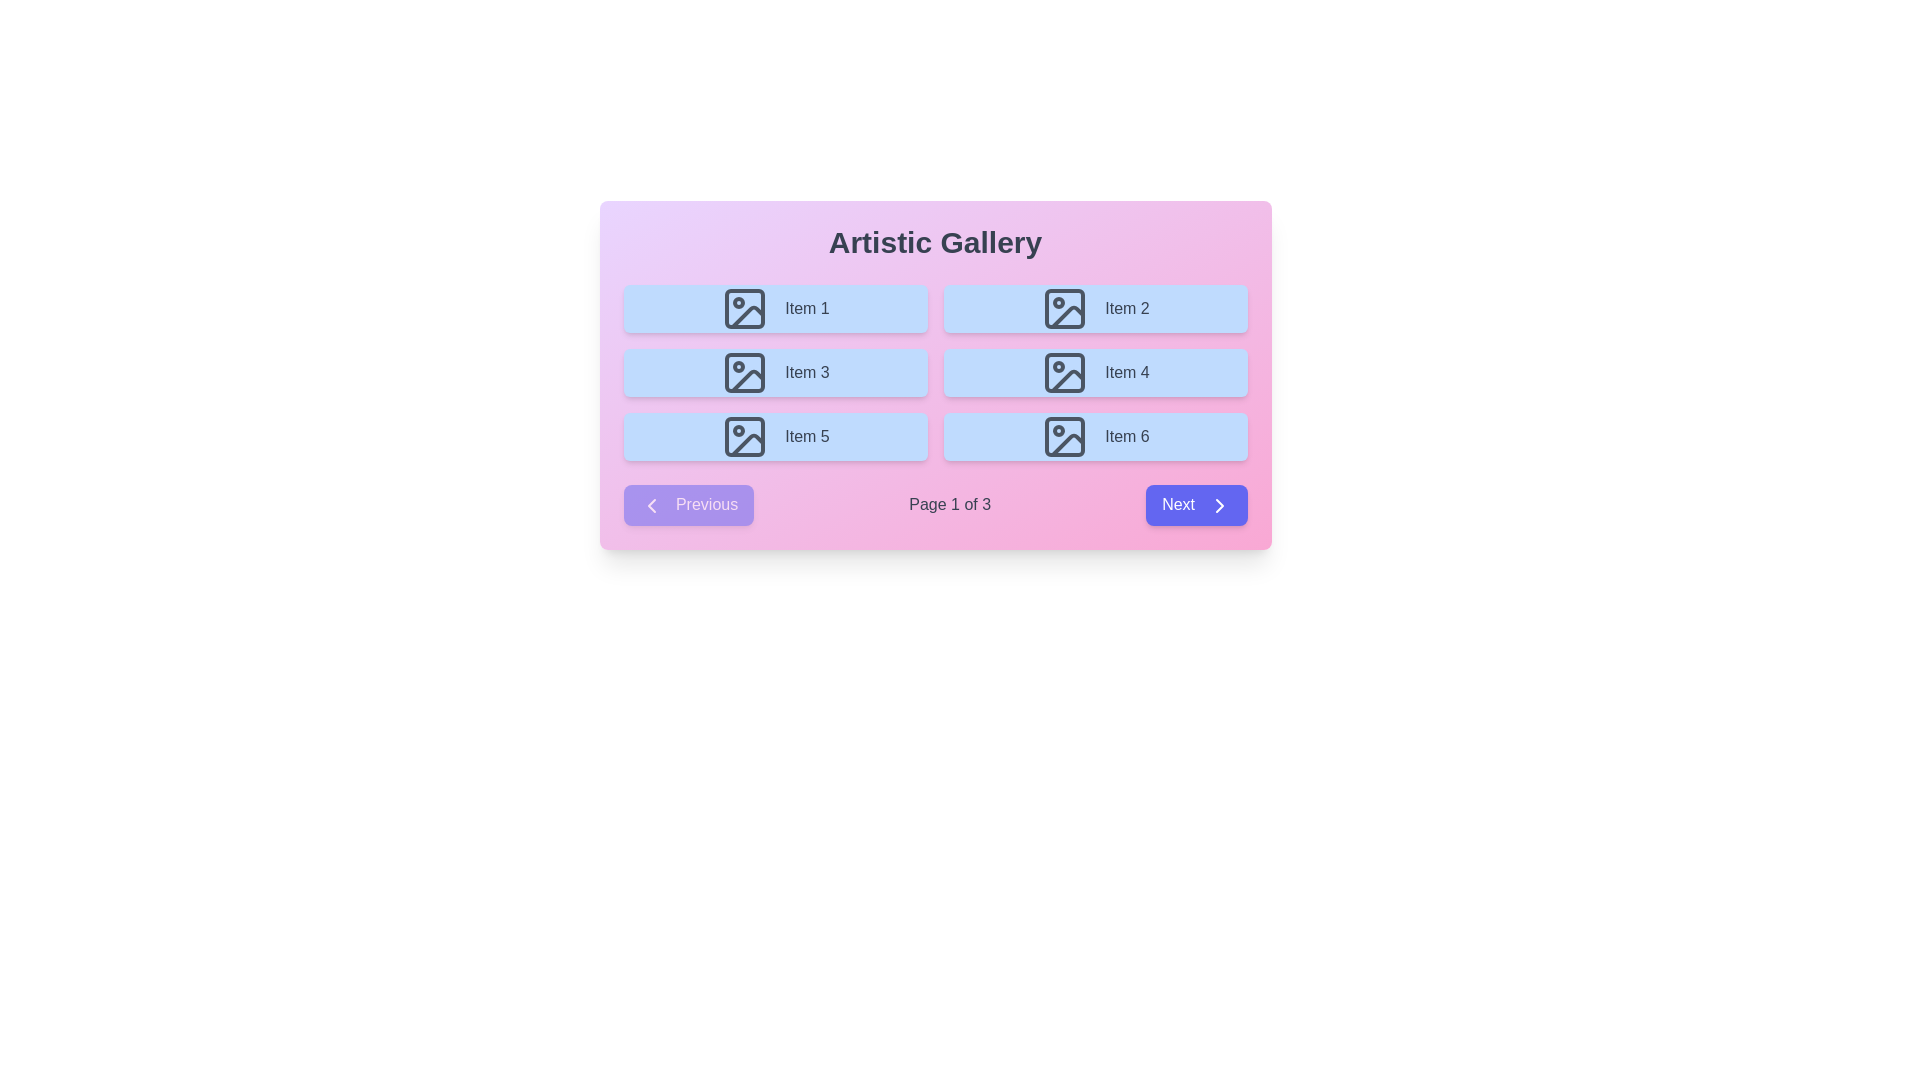 The width and height of the screenshot is (1920, 1080). I want to click on the selectable item labeled 'Item 1' in the top-left corner of the grid, so click(774, 308).